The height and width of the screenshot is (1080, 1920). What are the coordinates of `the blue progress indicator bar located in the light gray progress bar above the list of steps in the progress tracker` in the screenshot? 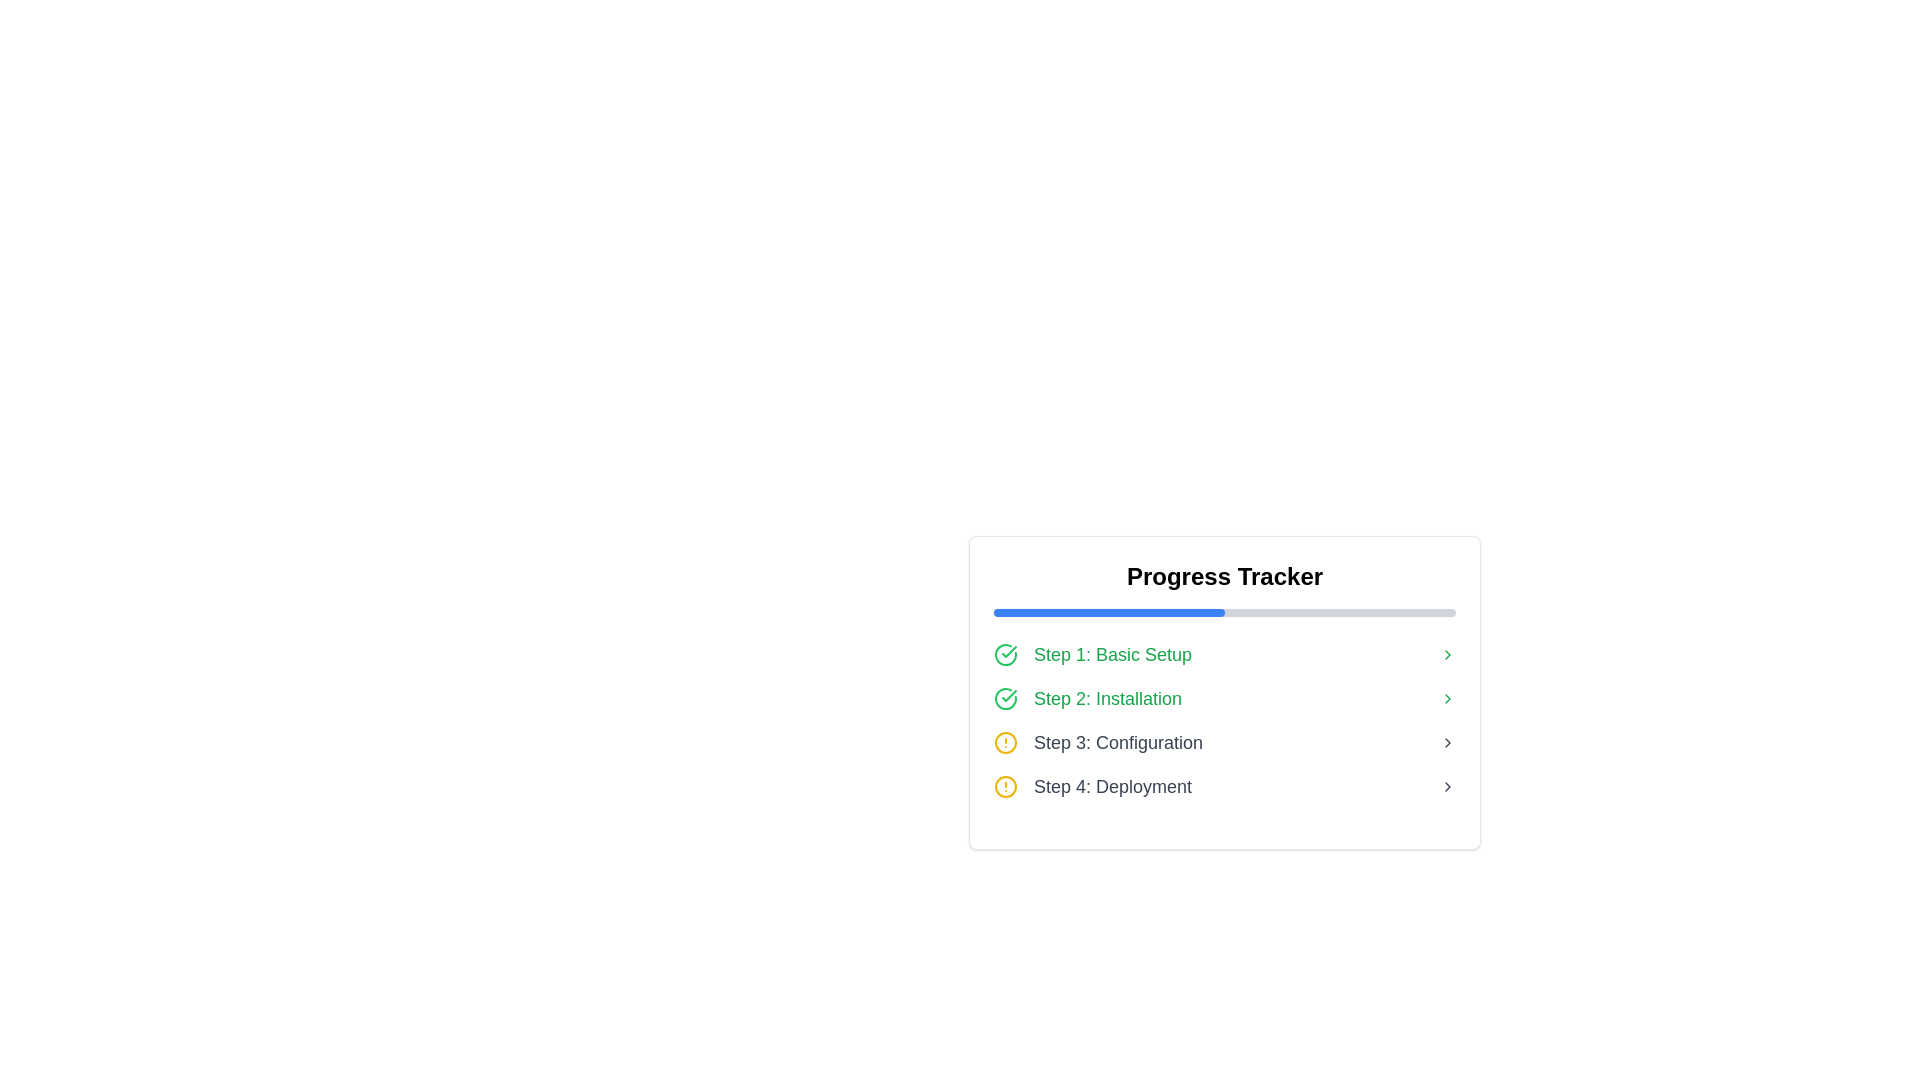 It's located at (1108, 612).